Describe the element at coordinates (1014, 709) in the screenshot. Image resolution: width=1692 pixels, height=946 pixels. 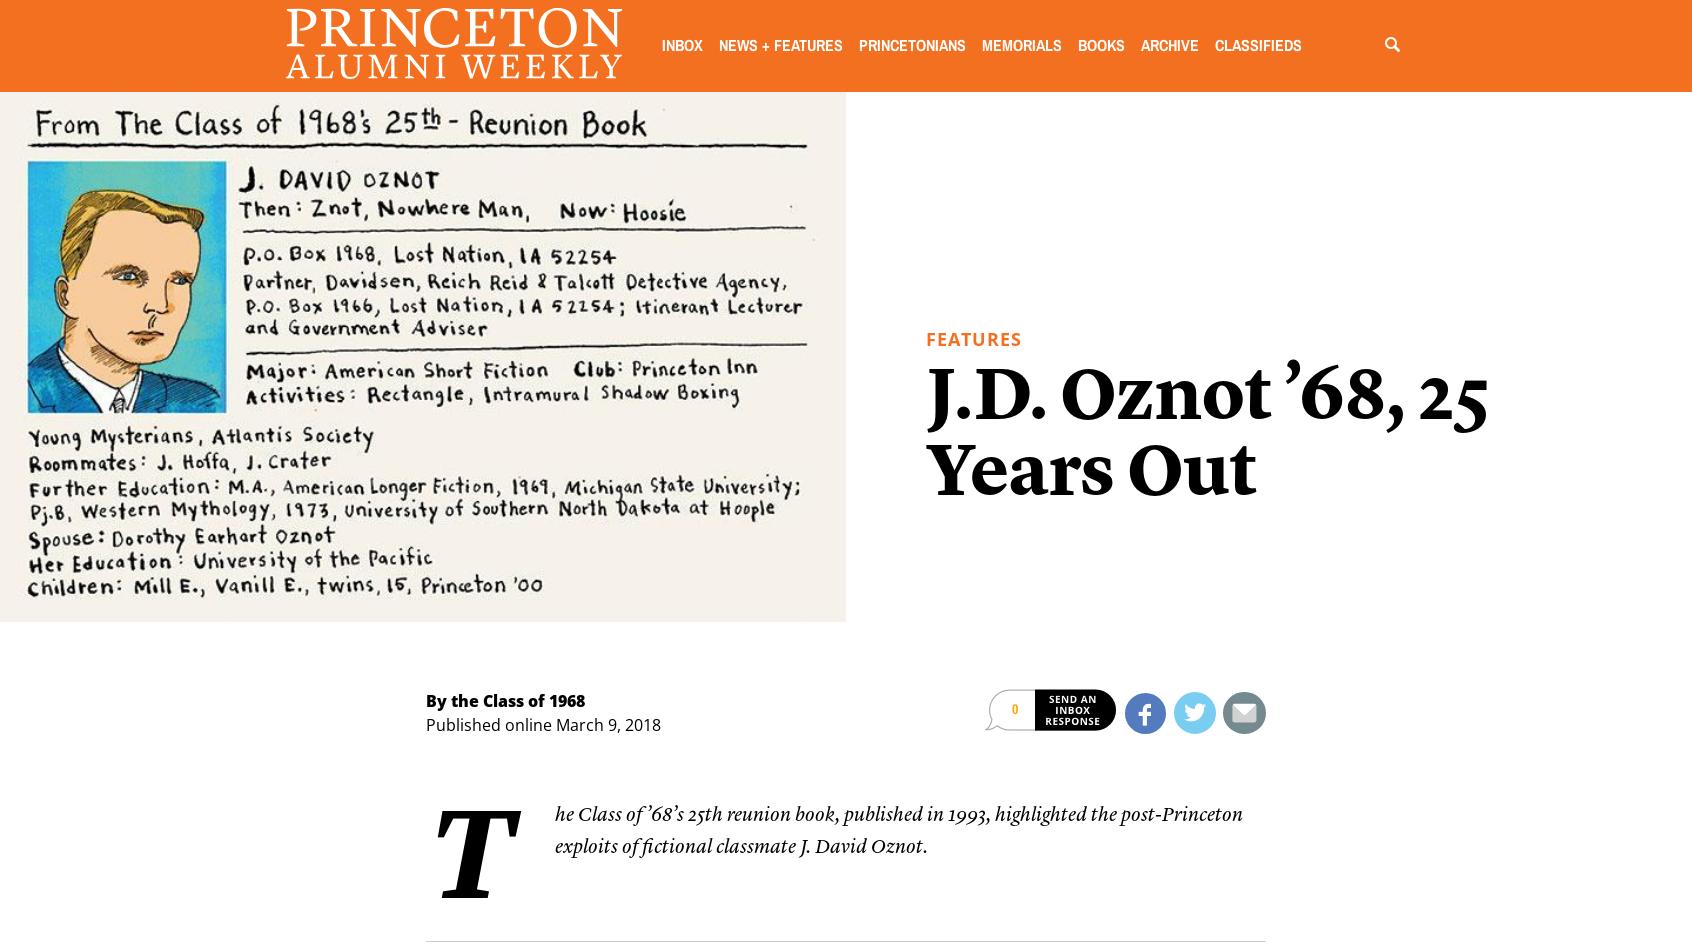
I see `'0'` at that location.